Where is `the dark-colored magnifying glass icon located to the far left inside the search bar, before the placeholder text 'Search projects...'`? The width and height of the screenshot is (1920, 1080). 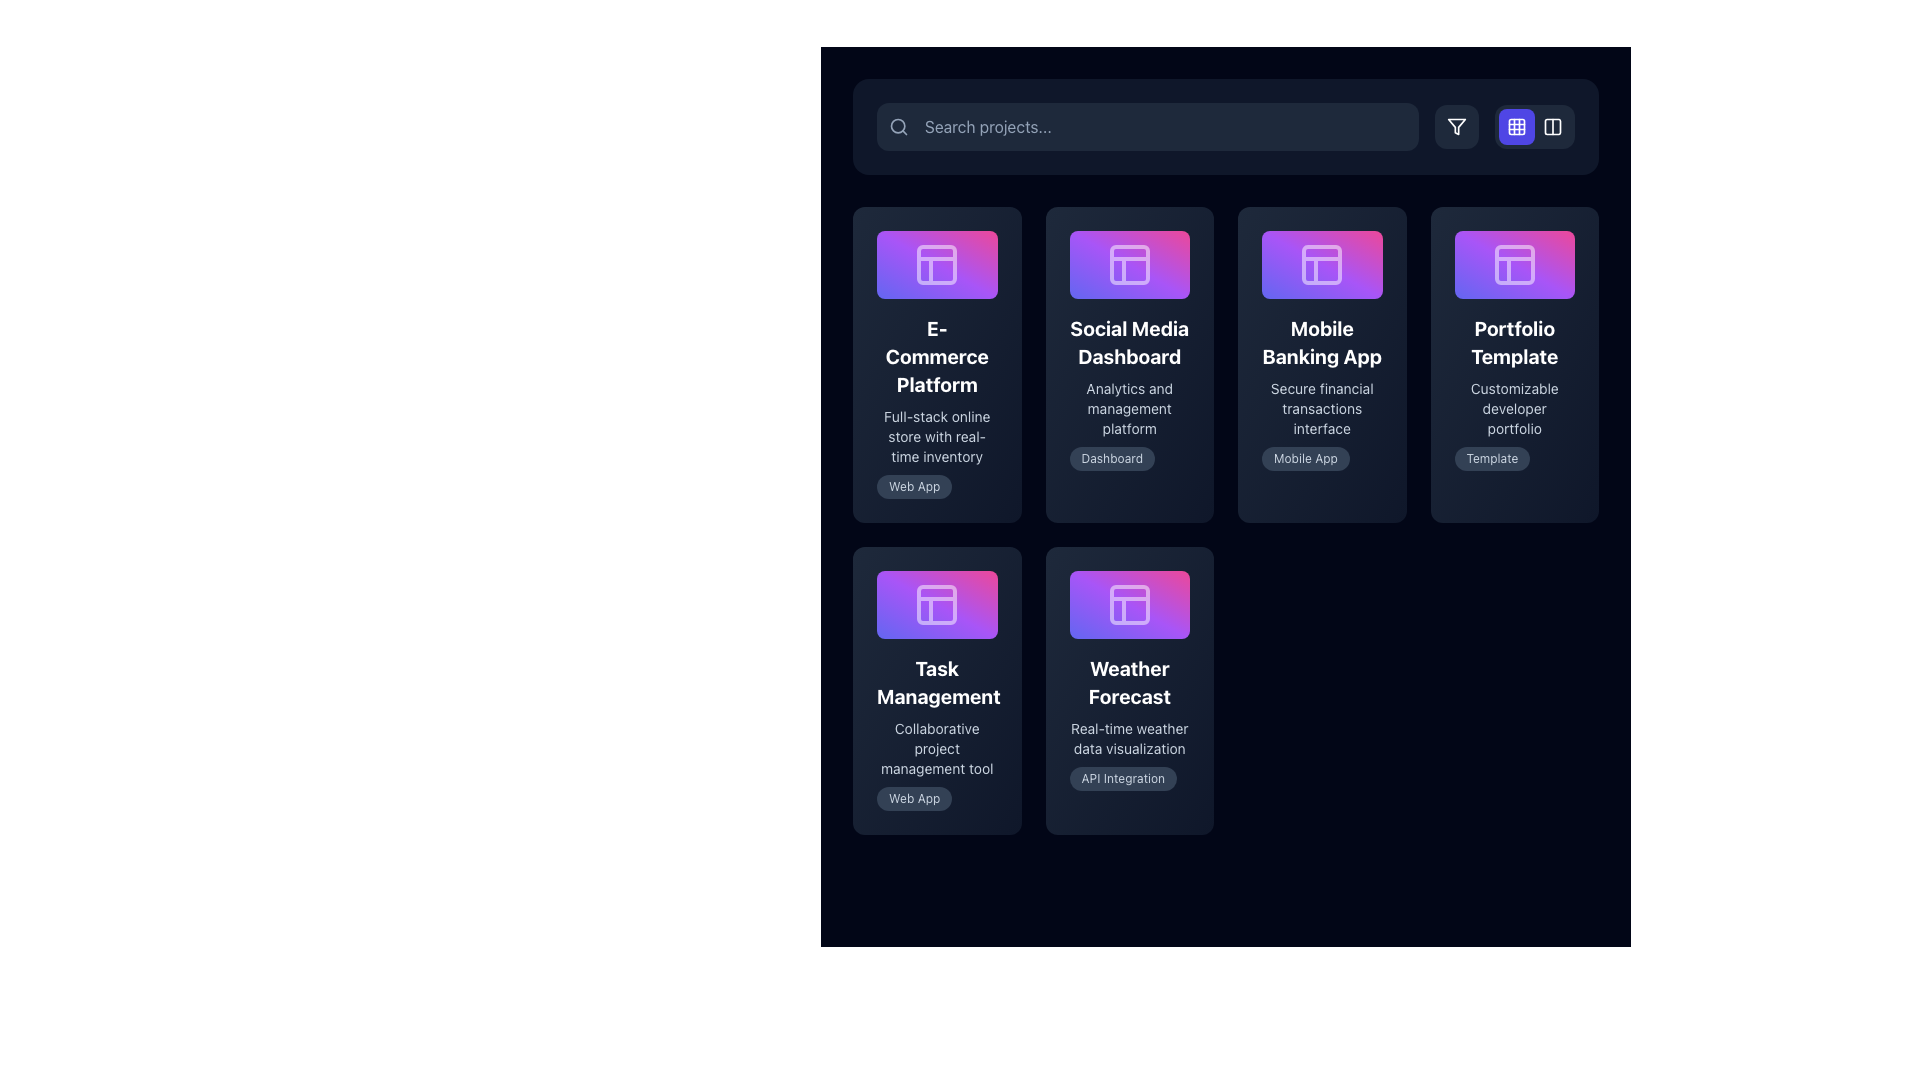 the dark-colored magnifying glass icon located to the far left inside the search bar, before the placeholder text 'Search projects...' is located at coordinates (897, 127).